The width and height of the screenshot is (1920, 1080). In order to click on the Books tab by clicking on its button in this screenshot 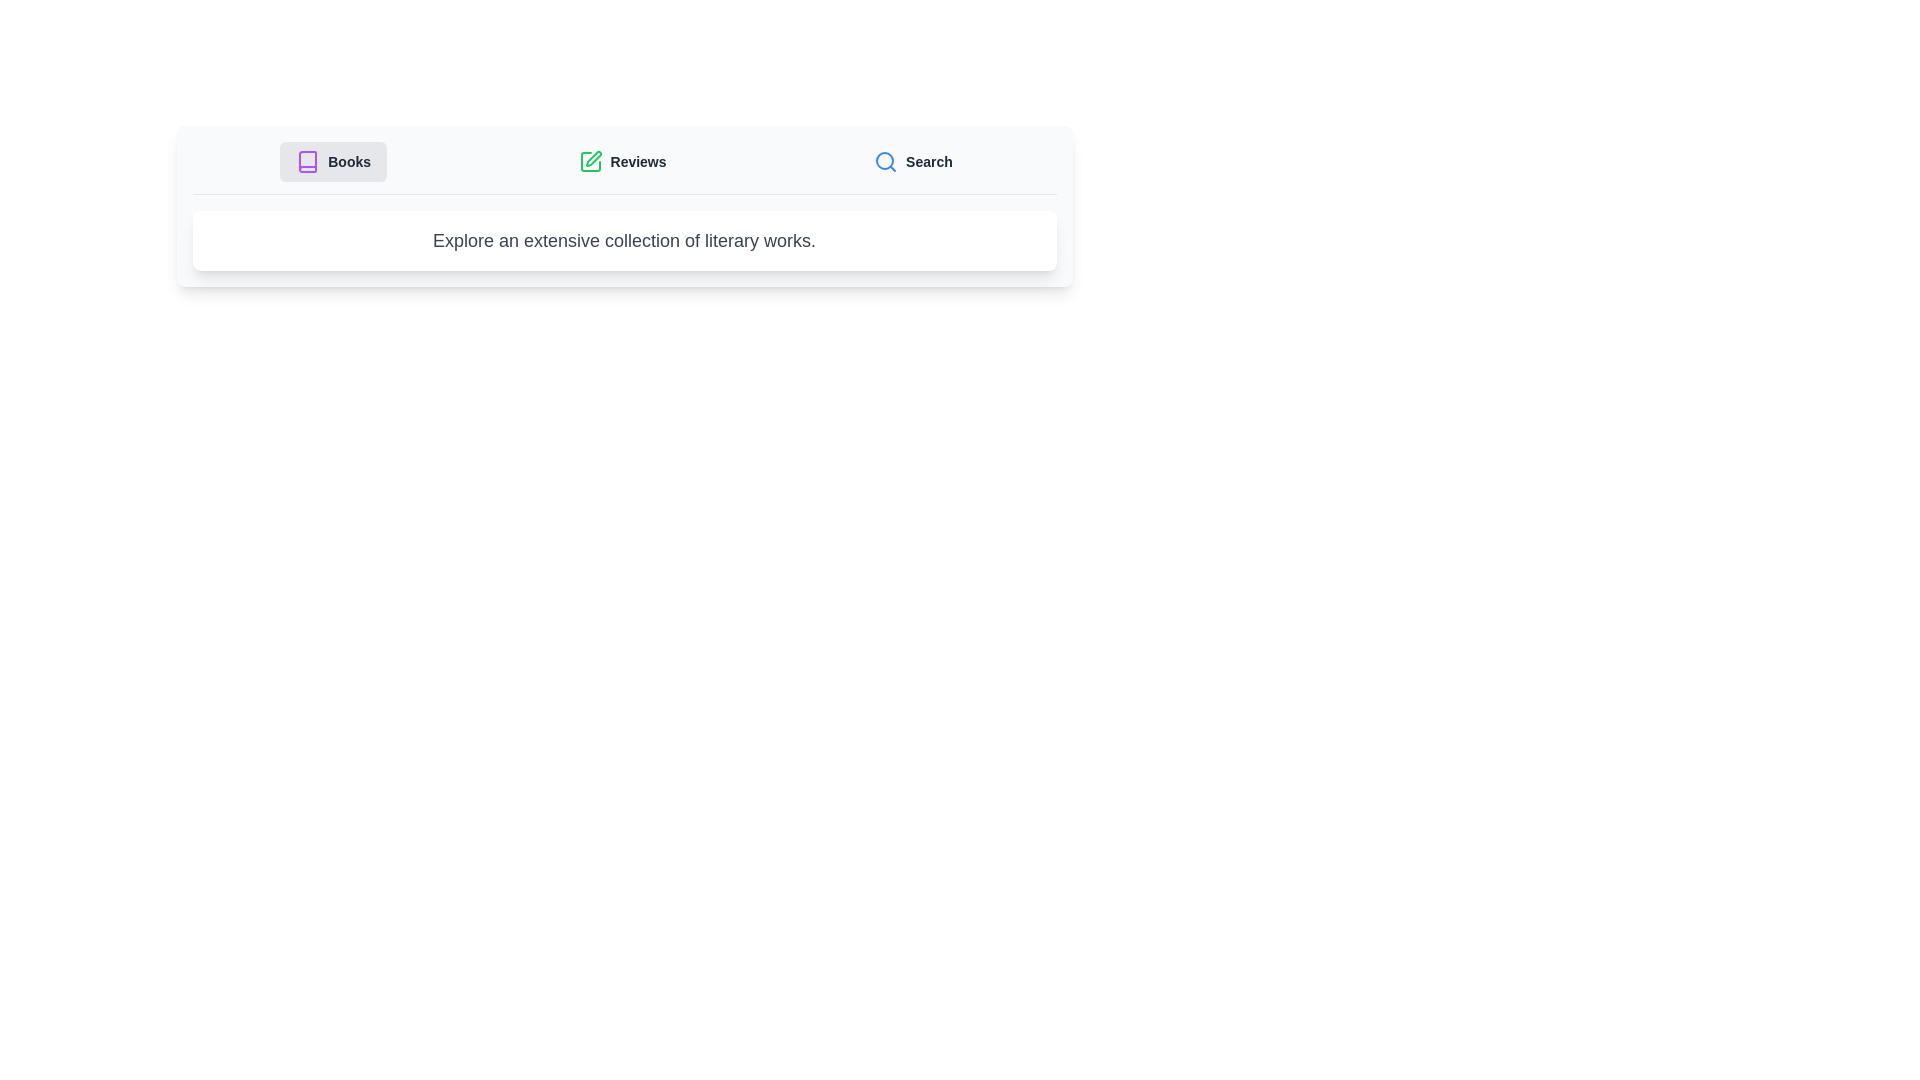, I will do `click(333, 161)`.